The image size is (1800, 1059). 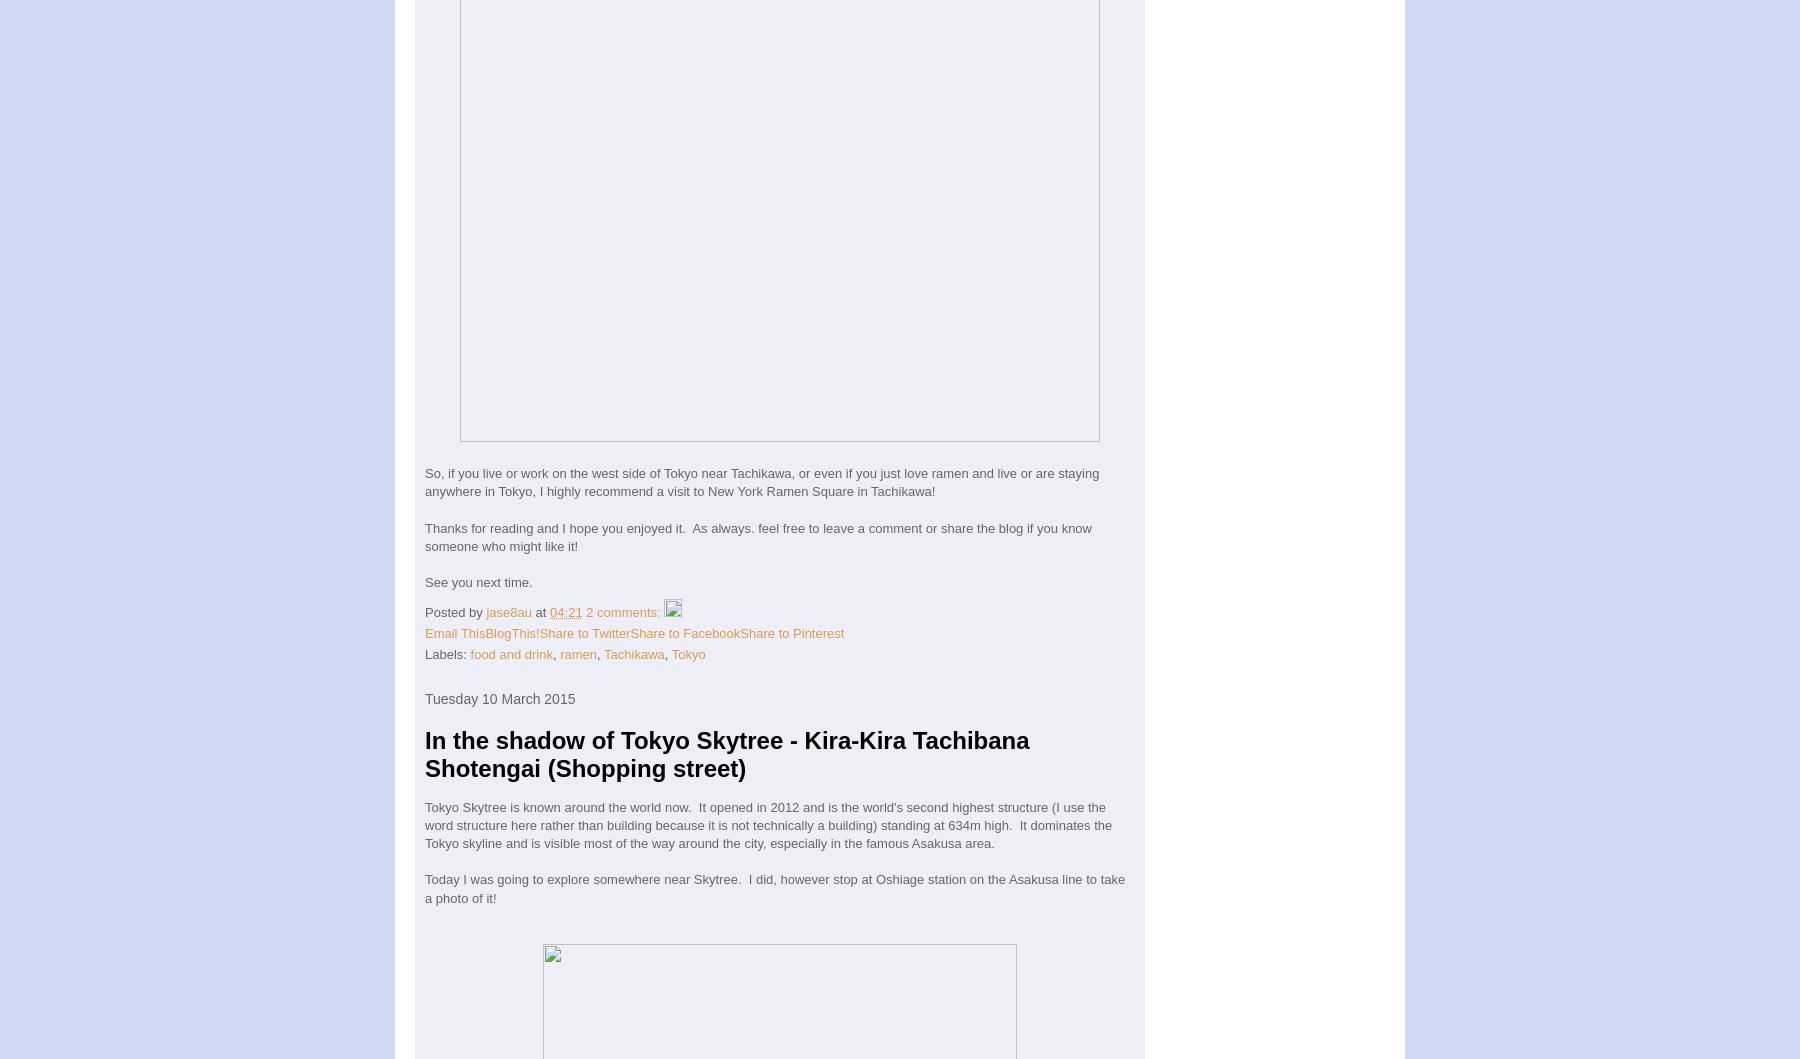 I want to click on 'Tachikawa', so click(x=604, y=653).